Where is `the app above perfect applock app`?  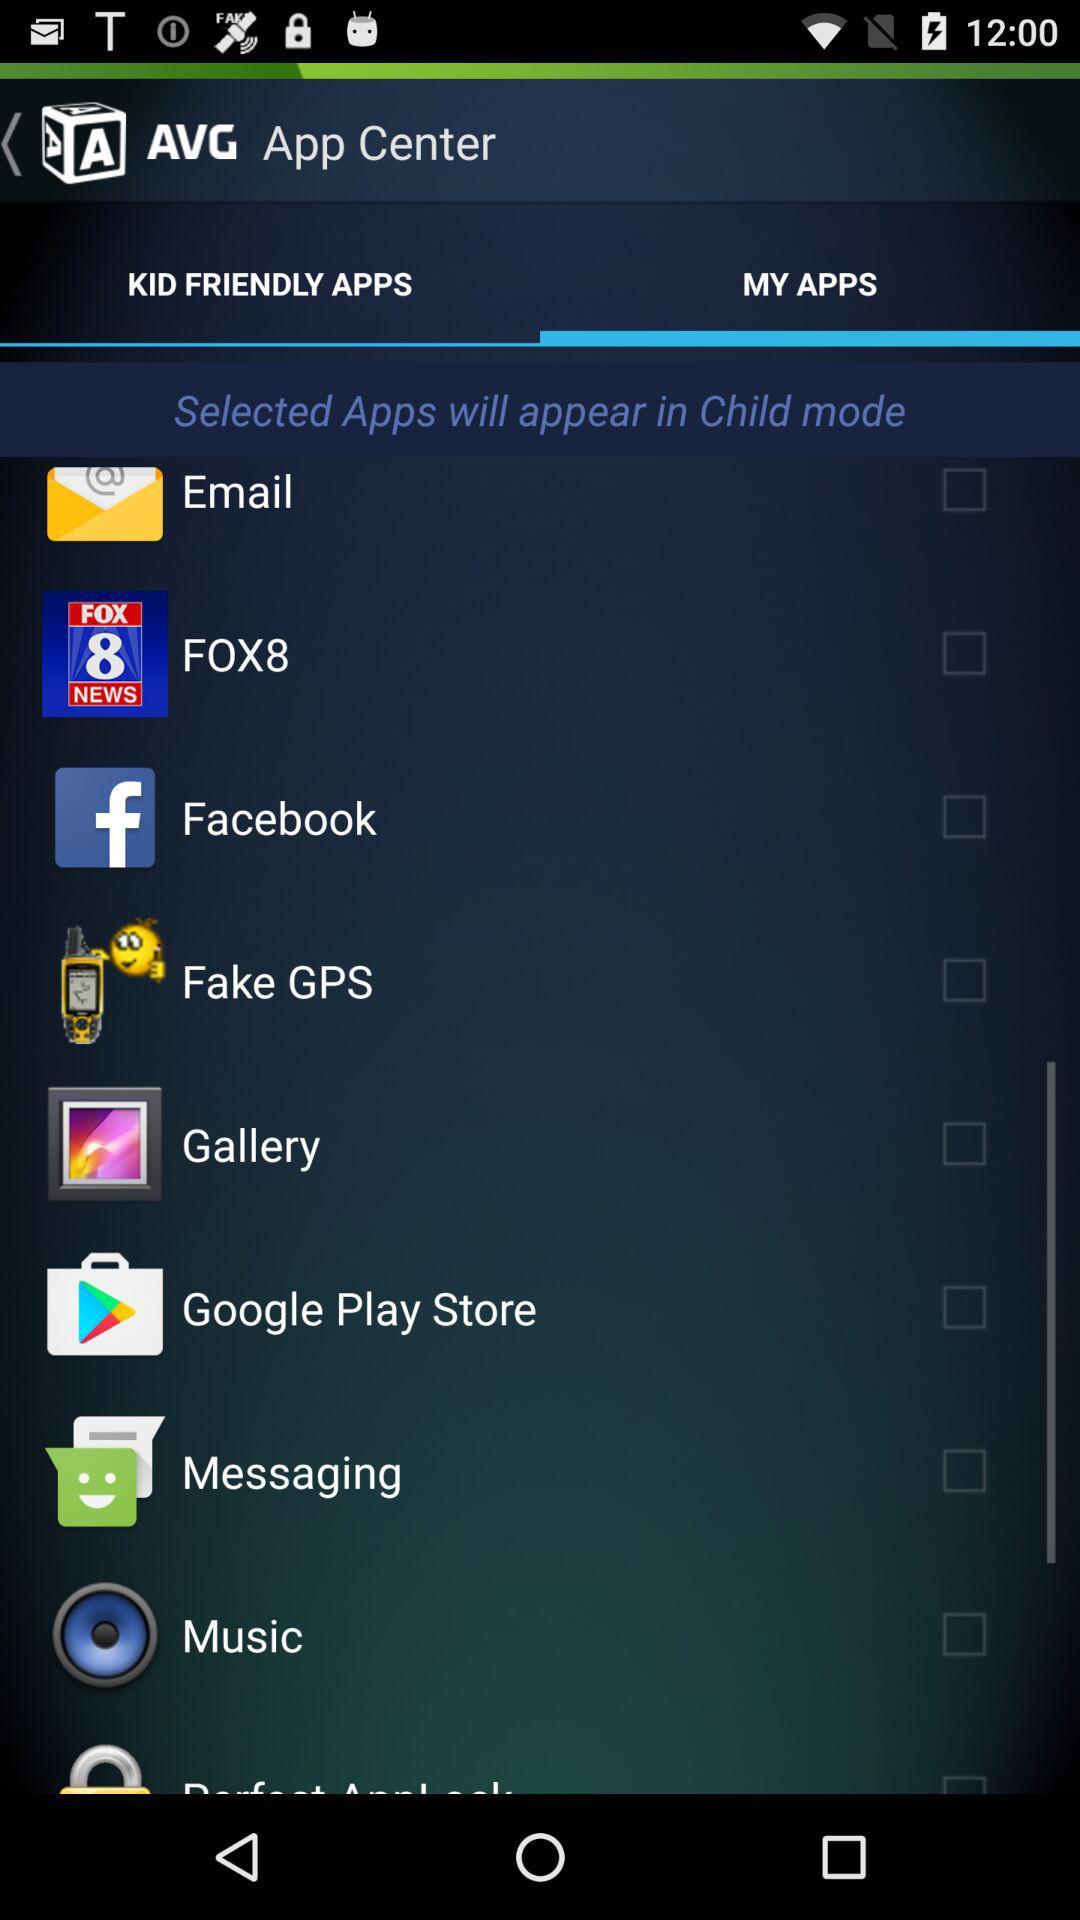
the app above perfect applock app is located at coordinates (241, 1634).